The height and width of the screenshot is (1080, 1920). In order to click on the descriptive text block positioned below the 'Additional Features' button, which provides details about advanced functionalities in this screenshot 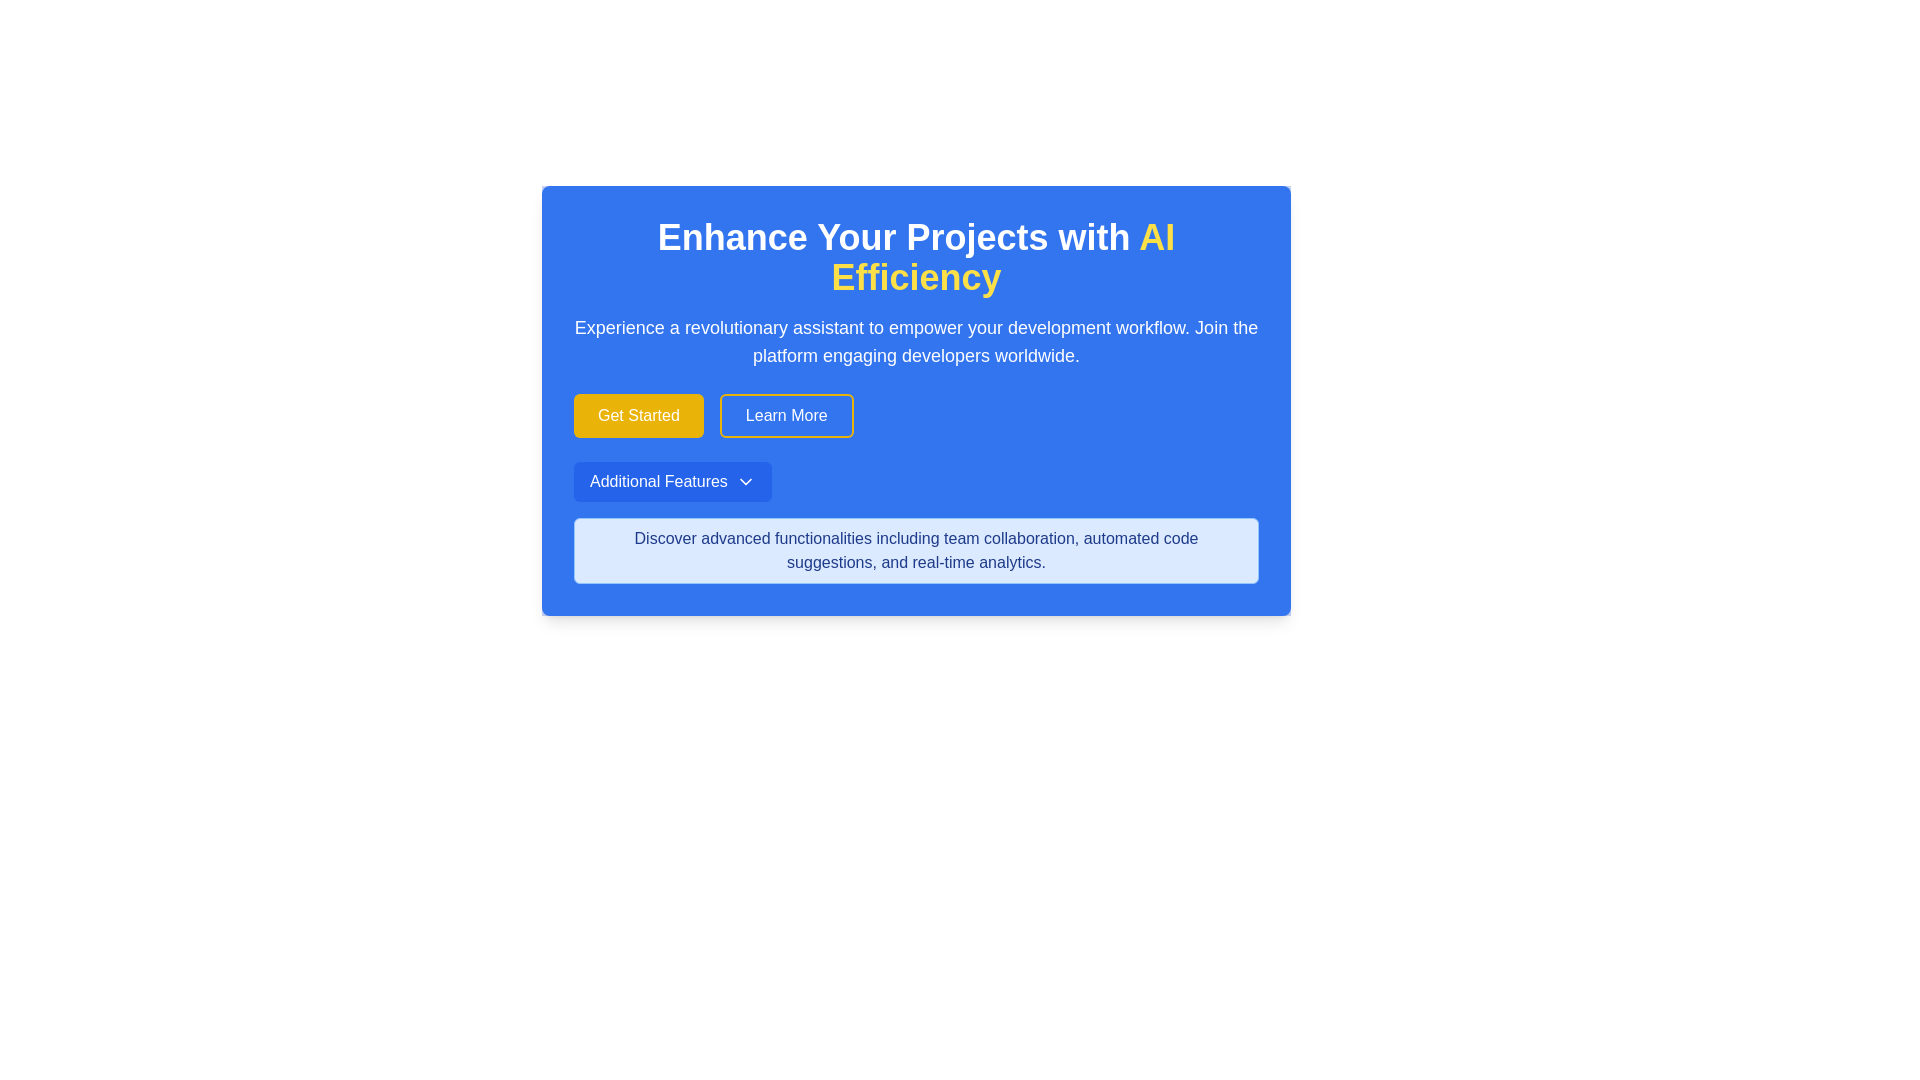, I will do `click(915, 551)`.